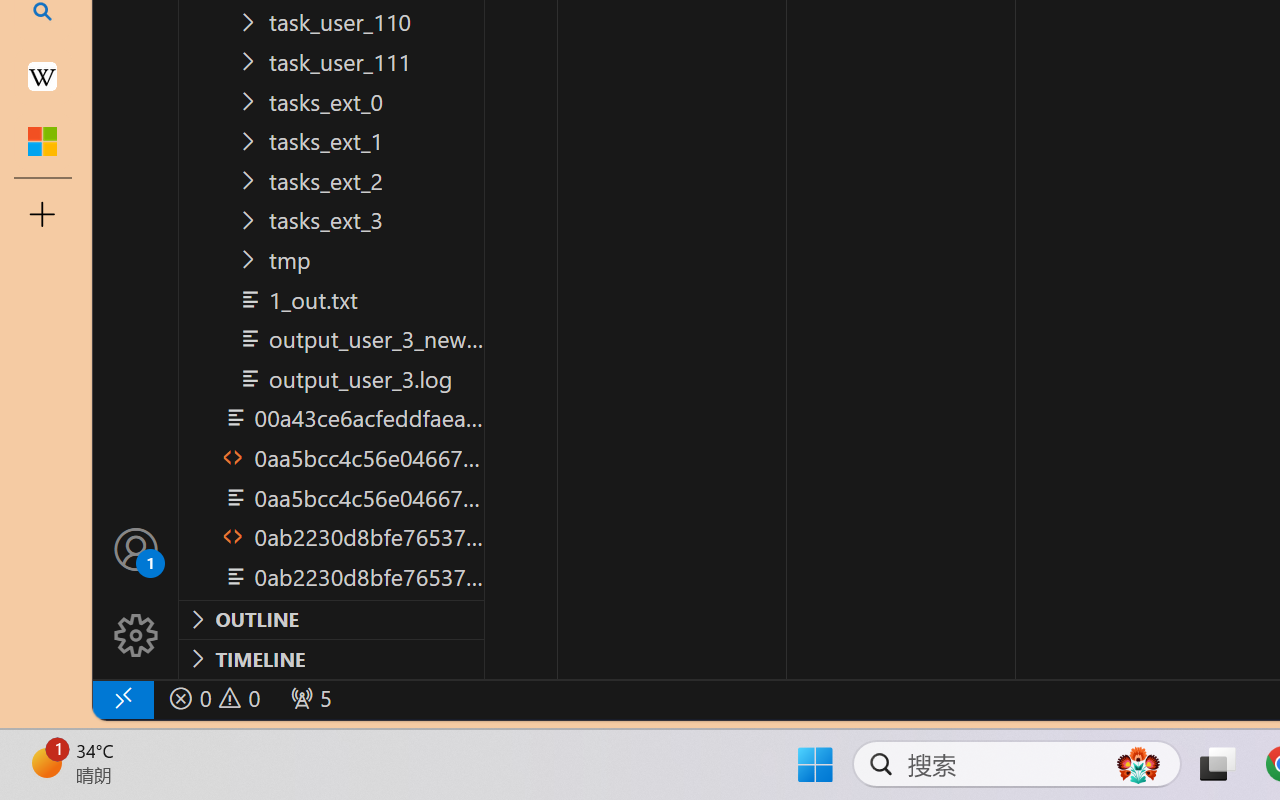  I want to click on 'No Problems', so click(213, 698).